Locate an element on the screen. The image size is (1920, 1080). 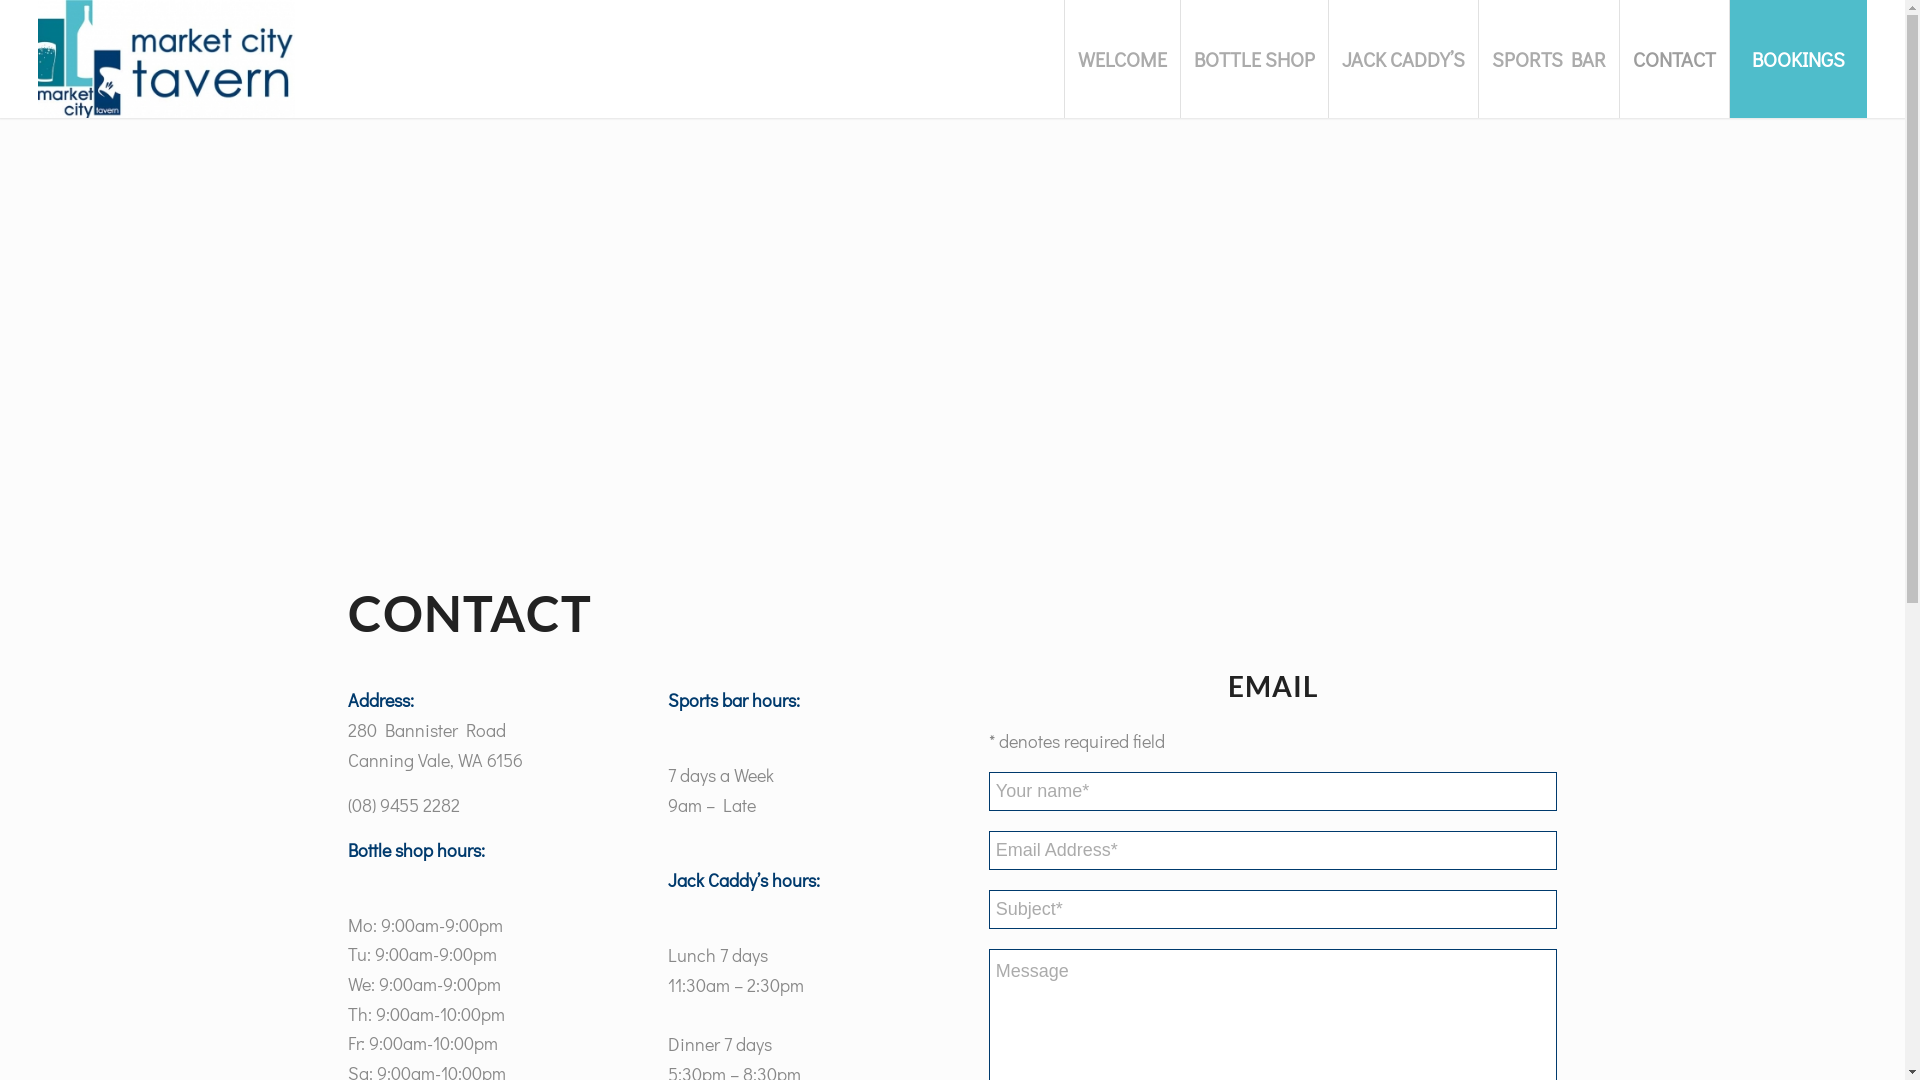
'SPORTS BAR' is located at coordinates (1547, 57).